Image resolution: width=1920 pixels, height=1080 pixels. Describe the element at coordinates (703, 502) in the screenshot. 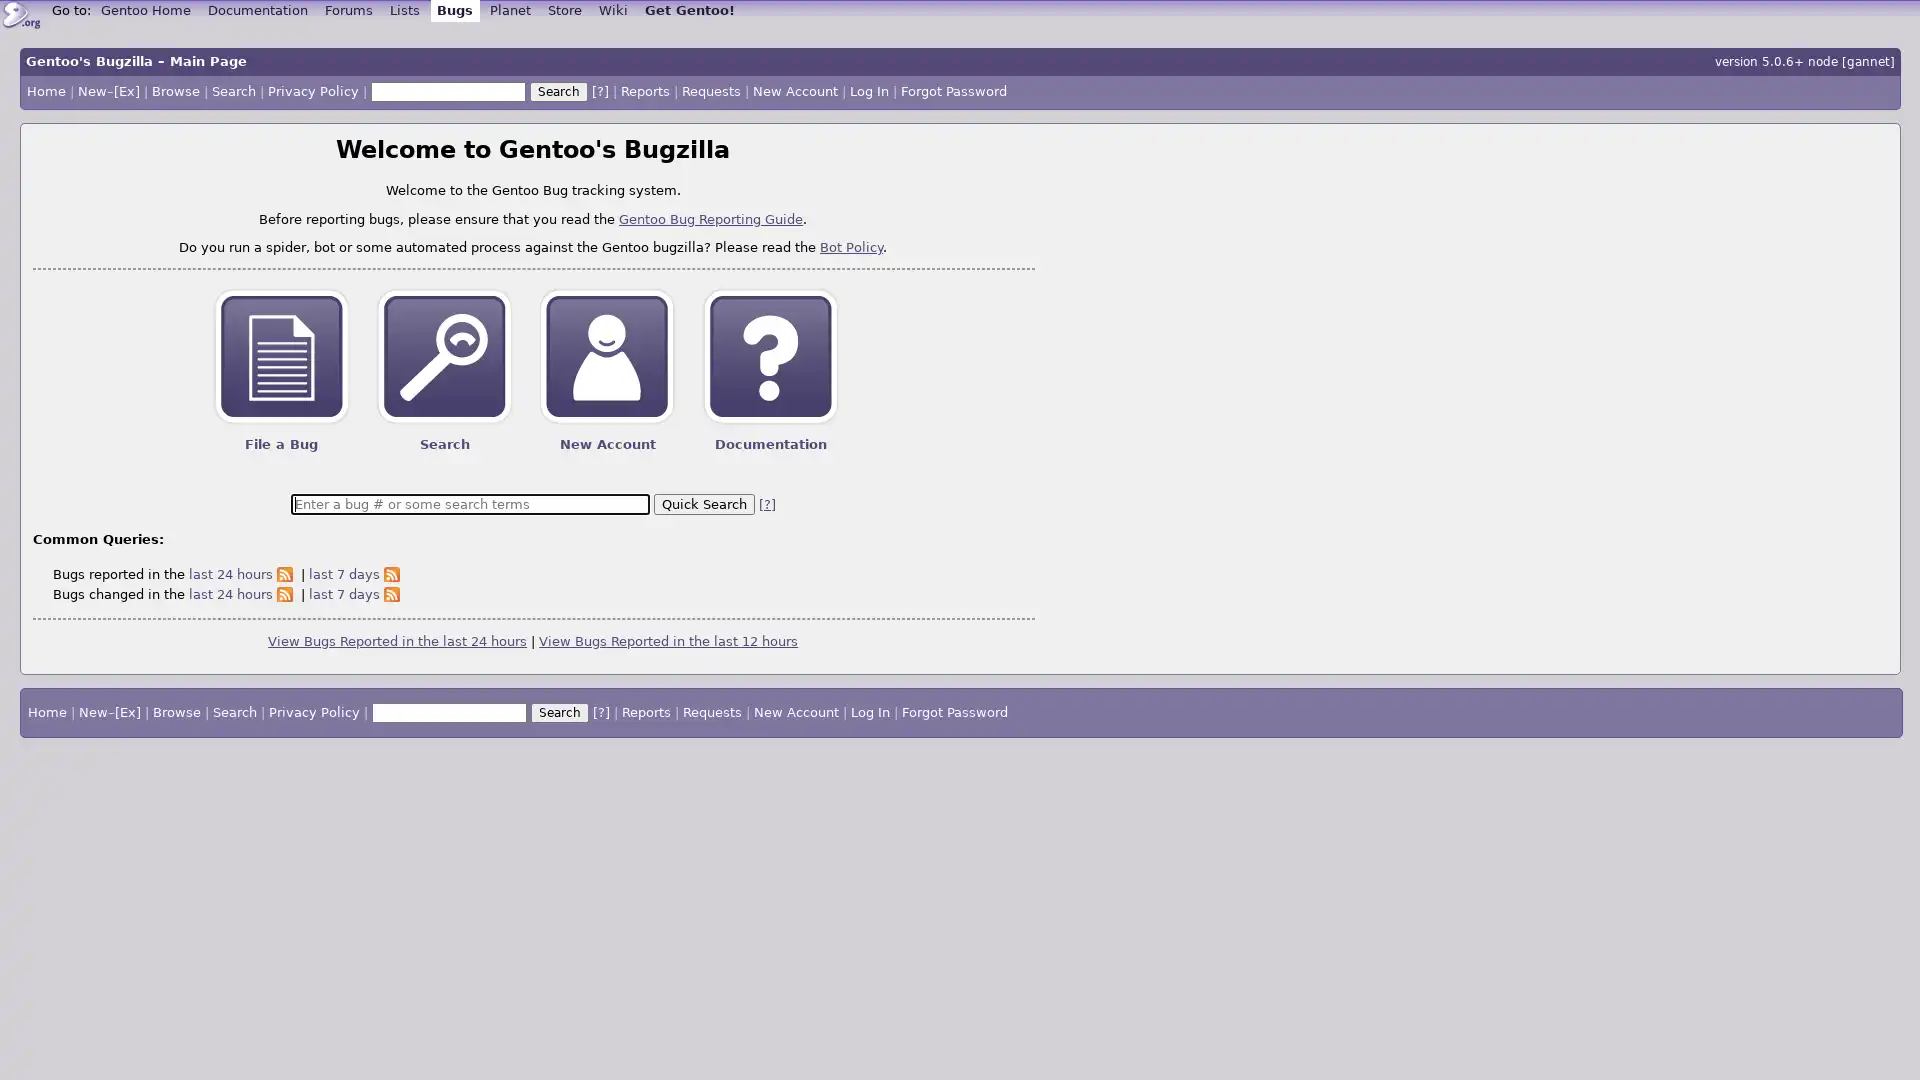

I see `Quick Search` at that location.